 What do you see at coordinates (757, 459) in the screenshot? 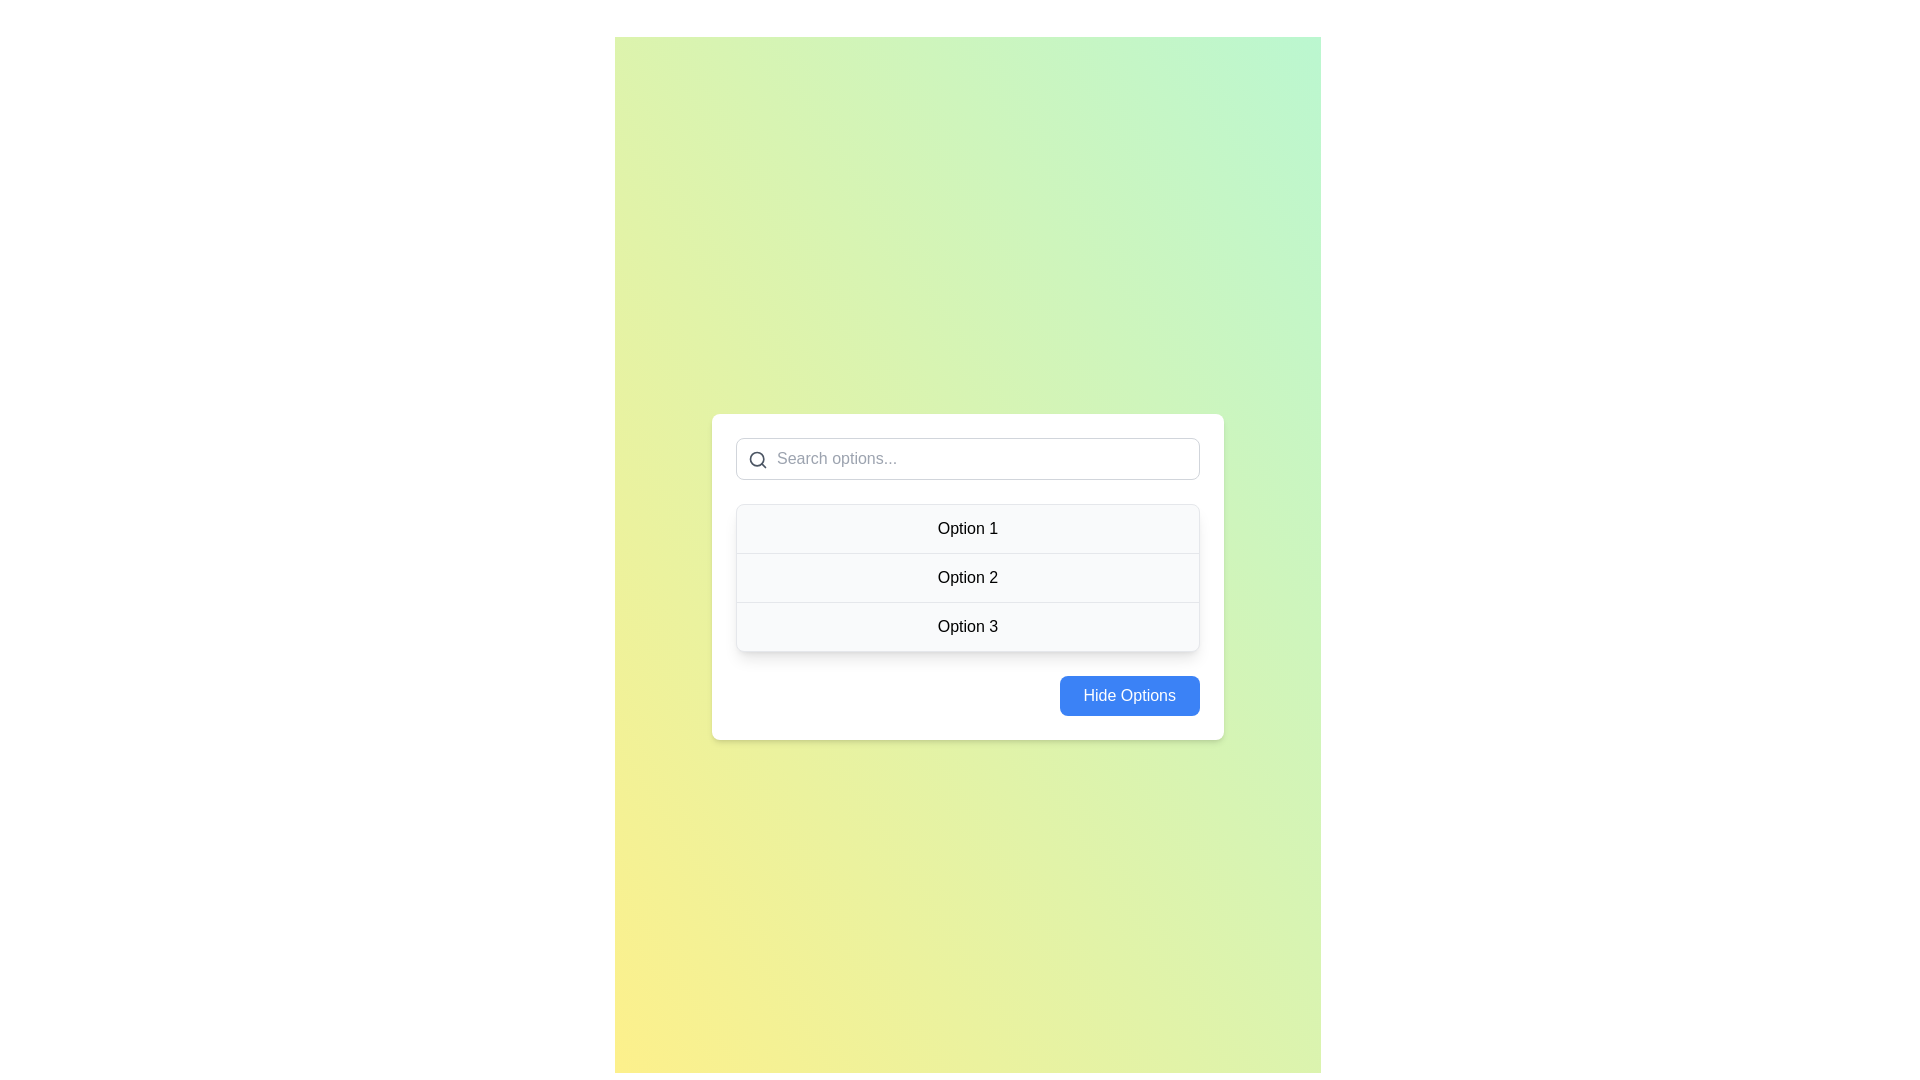
I see `the small gray magnifying glass icon located at the left margin of the input field` at bounding box center [757, 459].